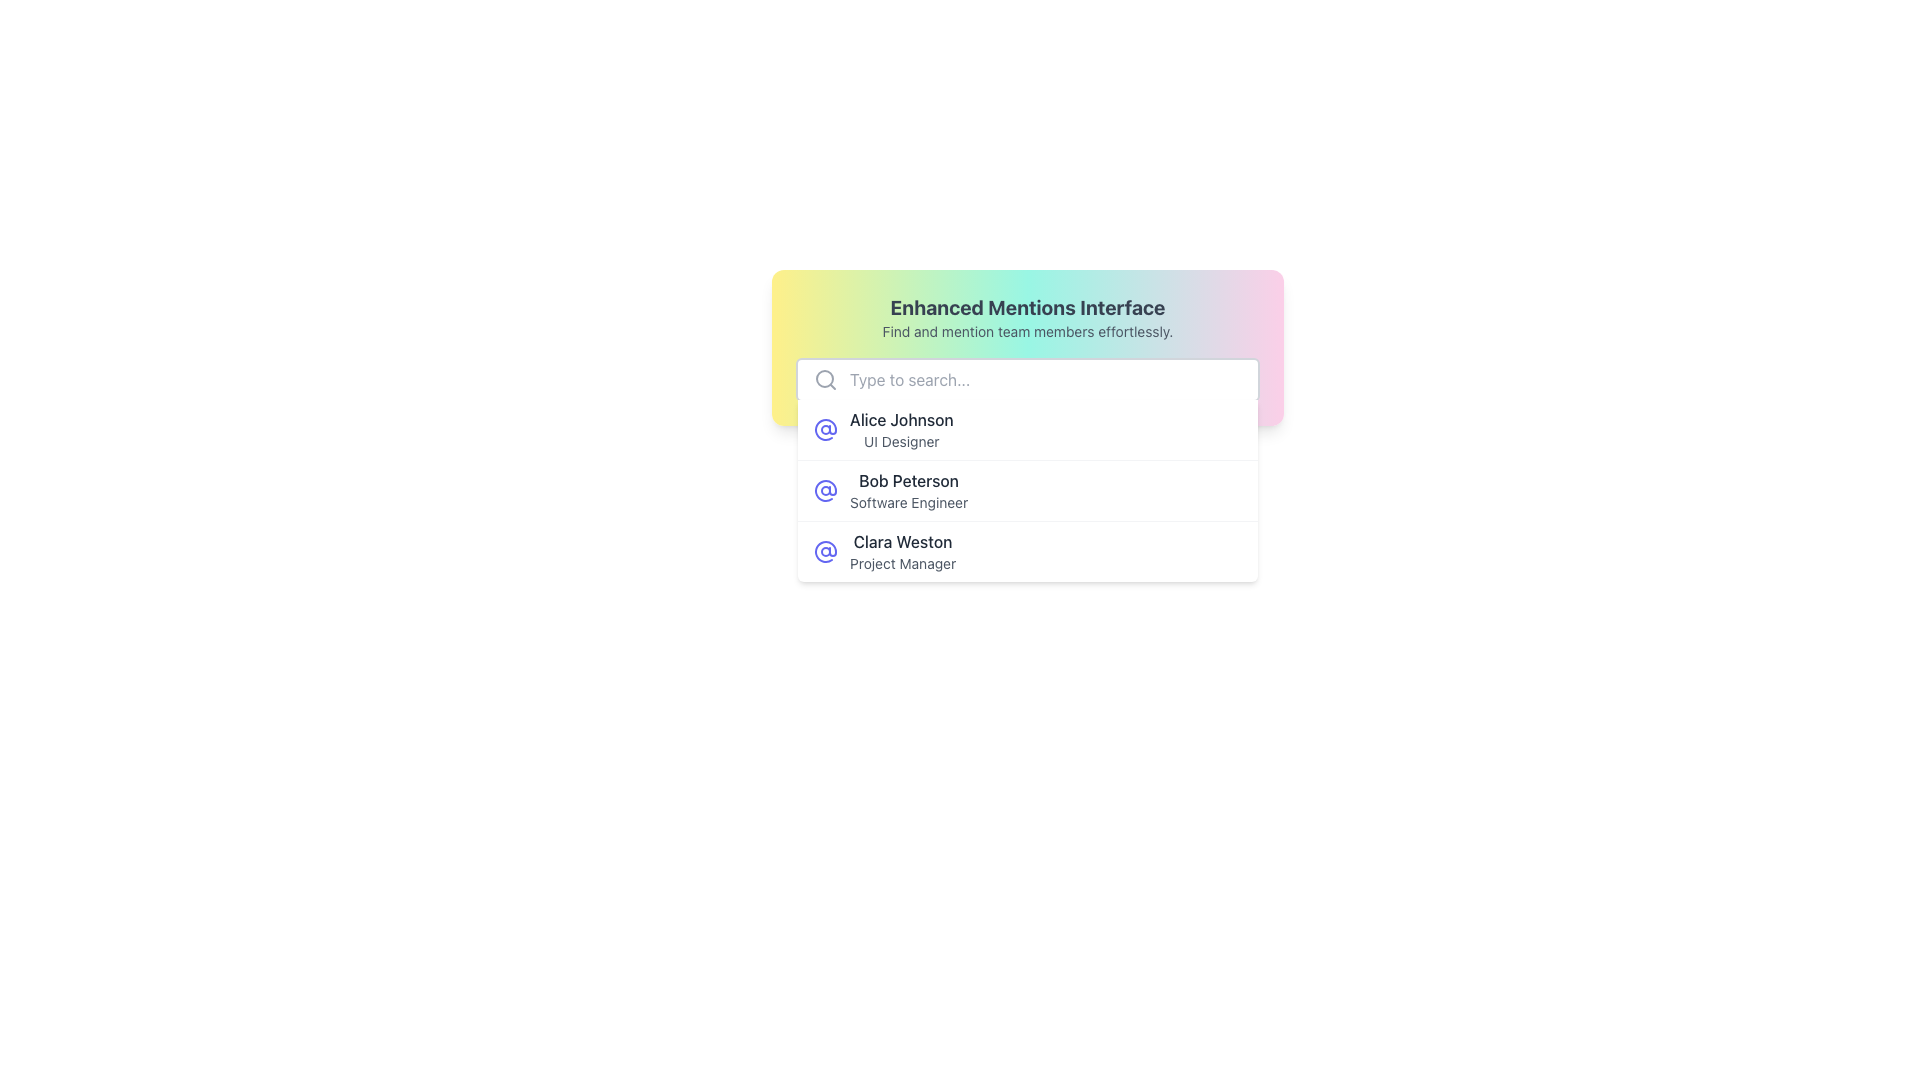 This screenshot has height=1080, width=1920. Describe the element at coordinates (1027, 380) in the screenshot. I see `the Search Input Field located at the upper portion of the dropdown interface` at that location.